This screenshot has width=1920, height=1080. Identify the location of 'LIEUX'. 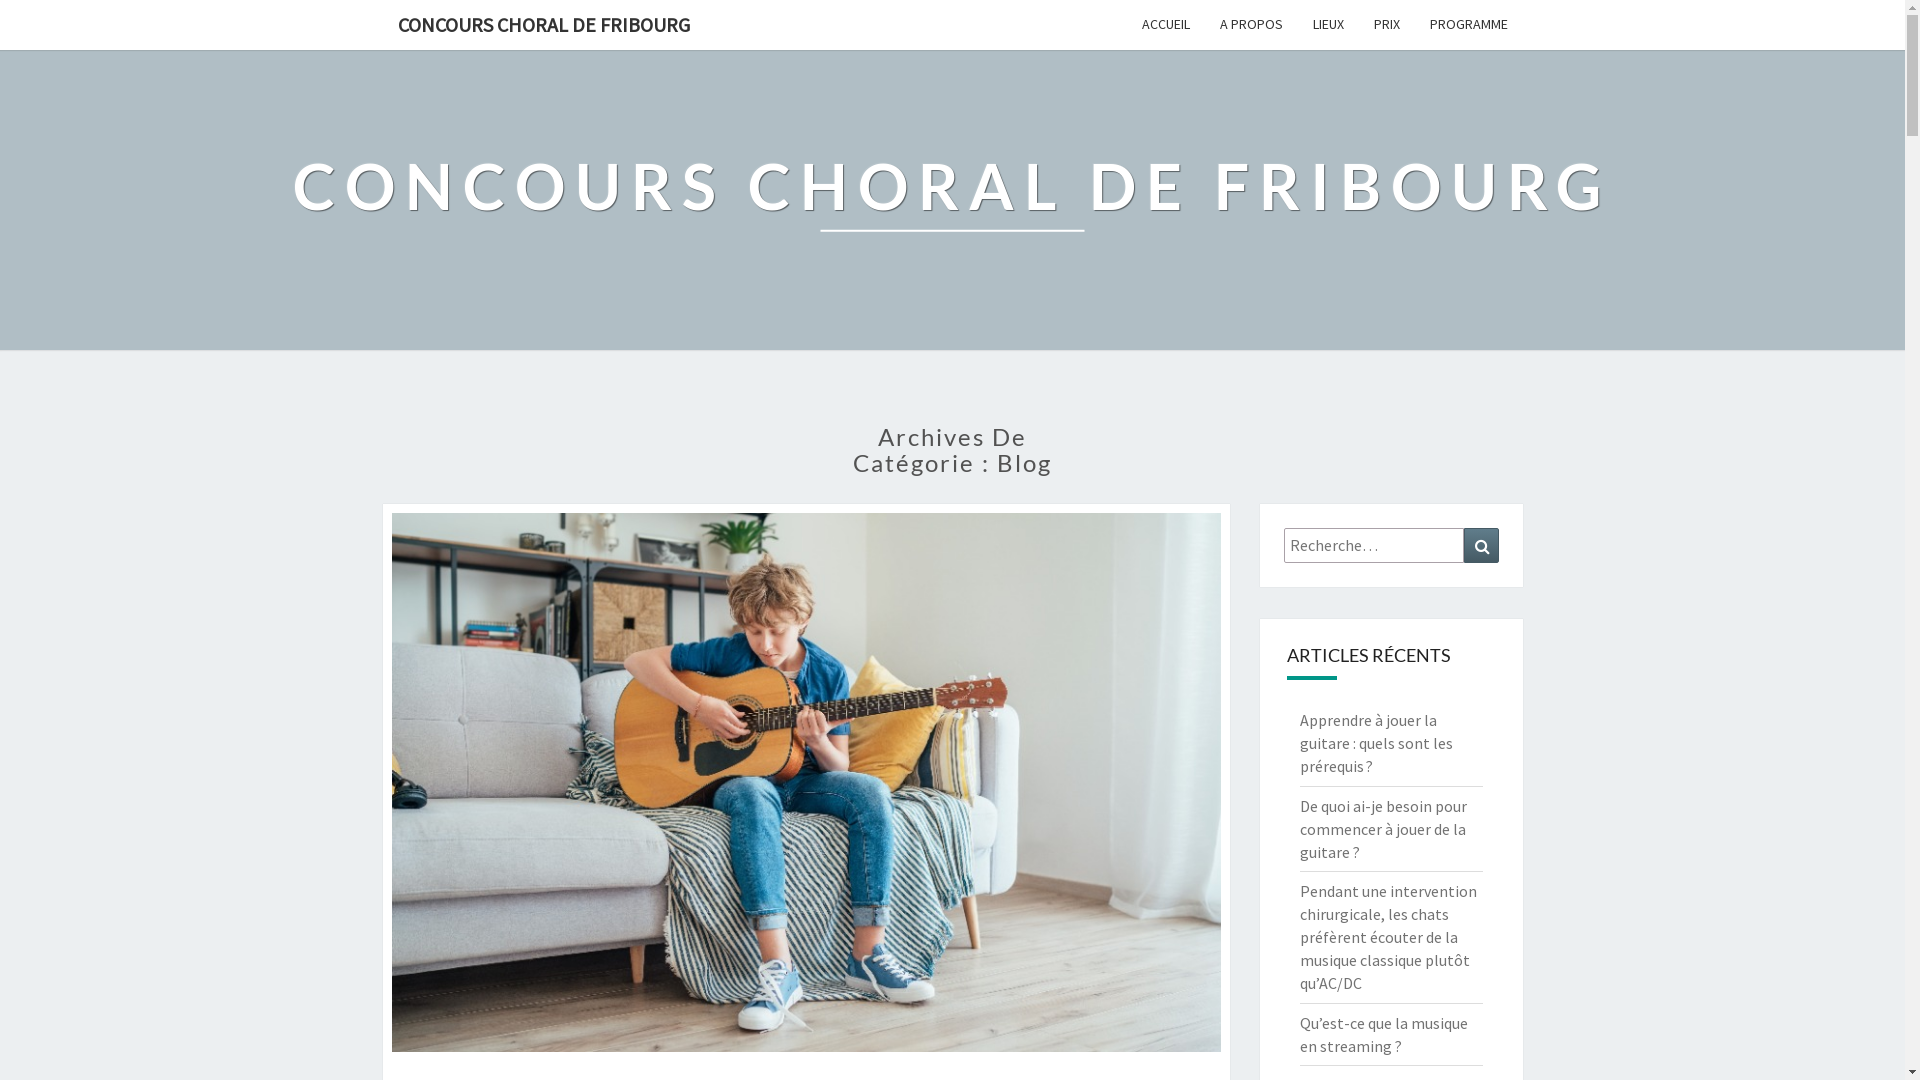
(1328, 23).